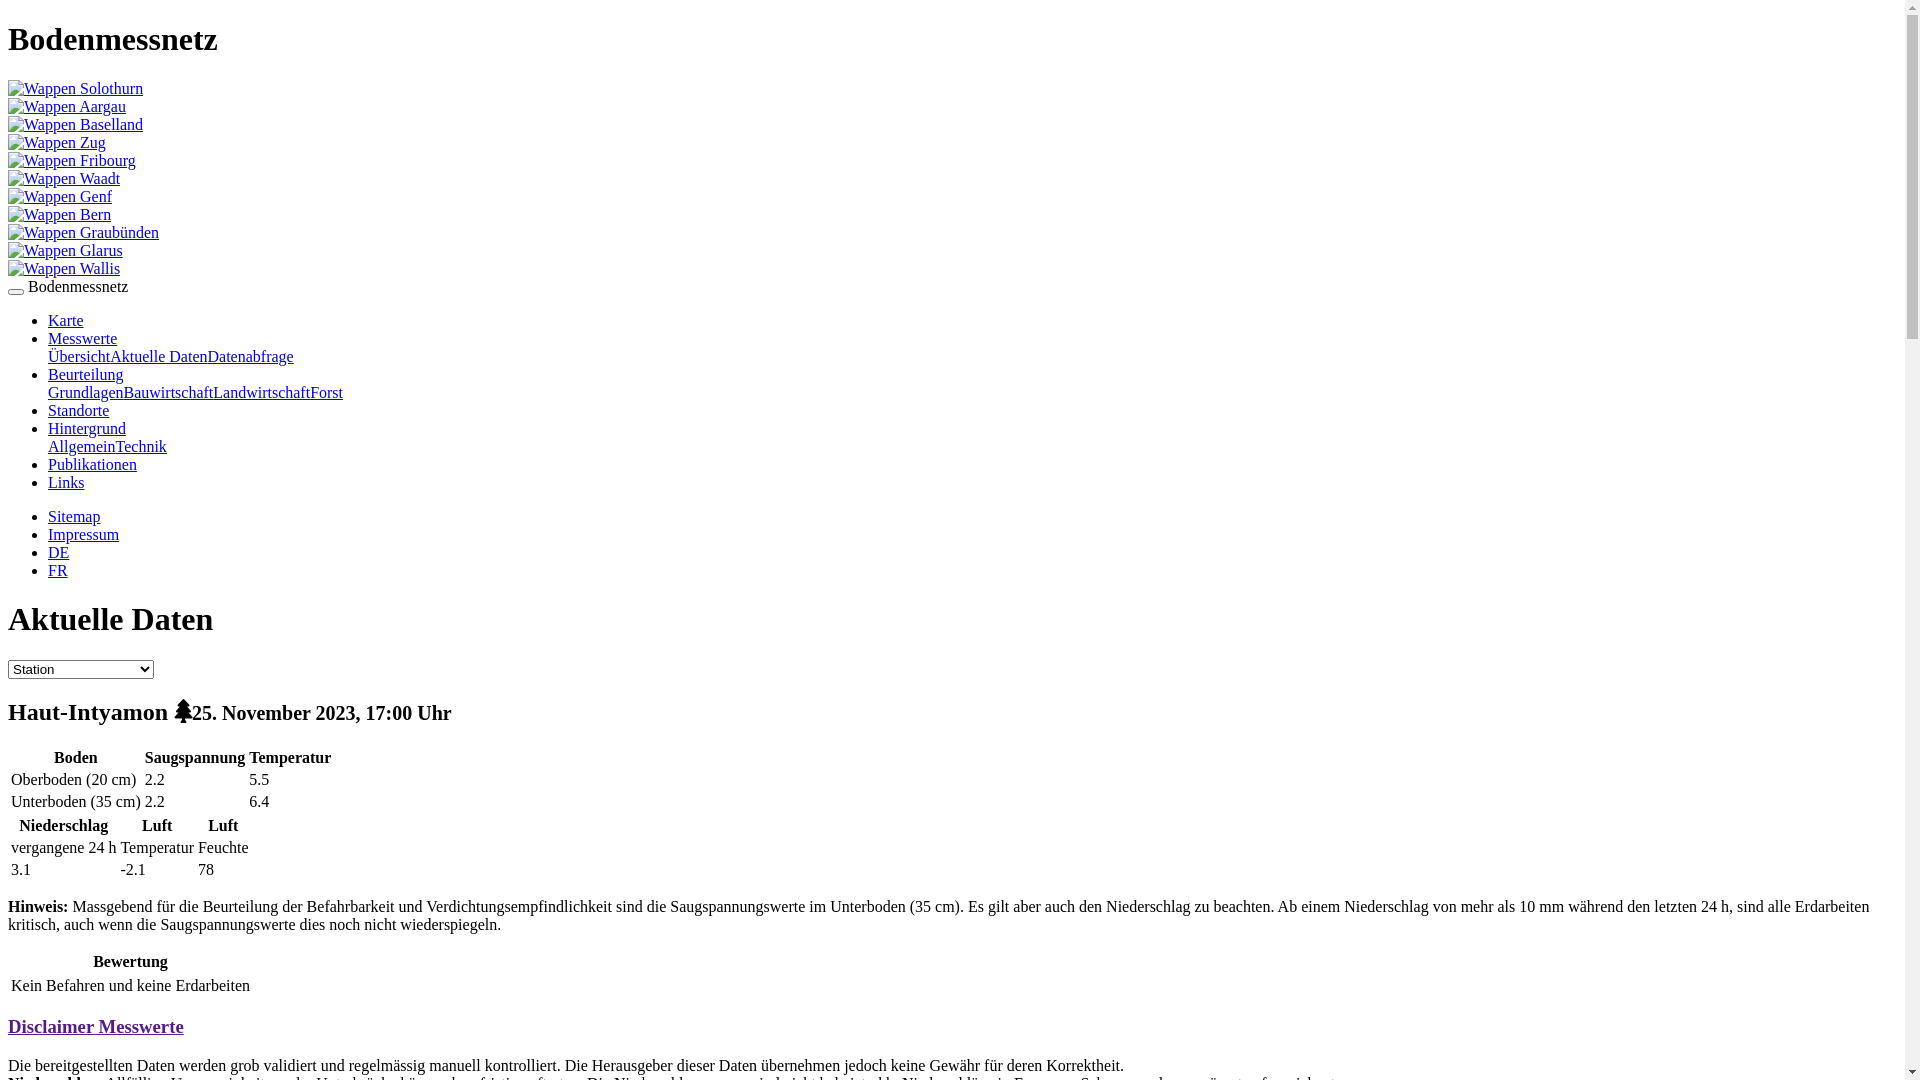 The height and width of the screenshot is (1080, 1920). What do you see at coordinates (48, 374) in the screenshot?
I see `'Beurteilung'` at bounding box center [48, 374].